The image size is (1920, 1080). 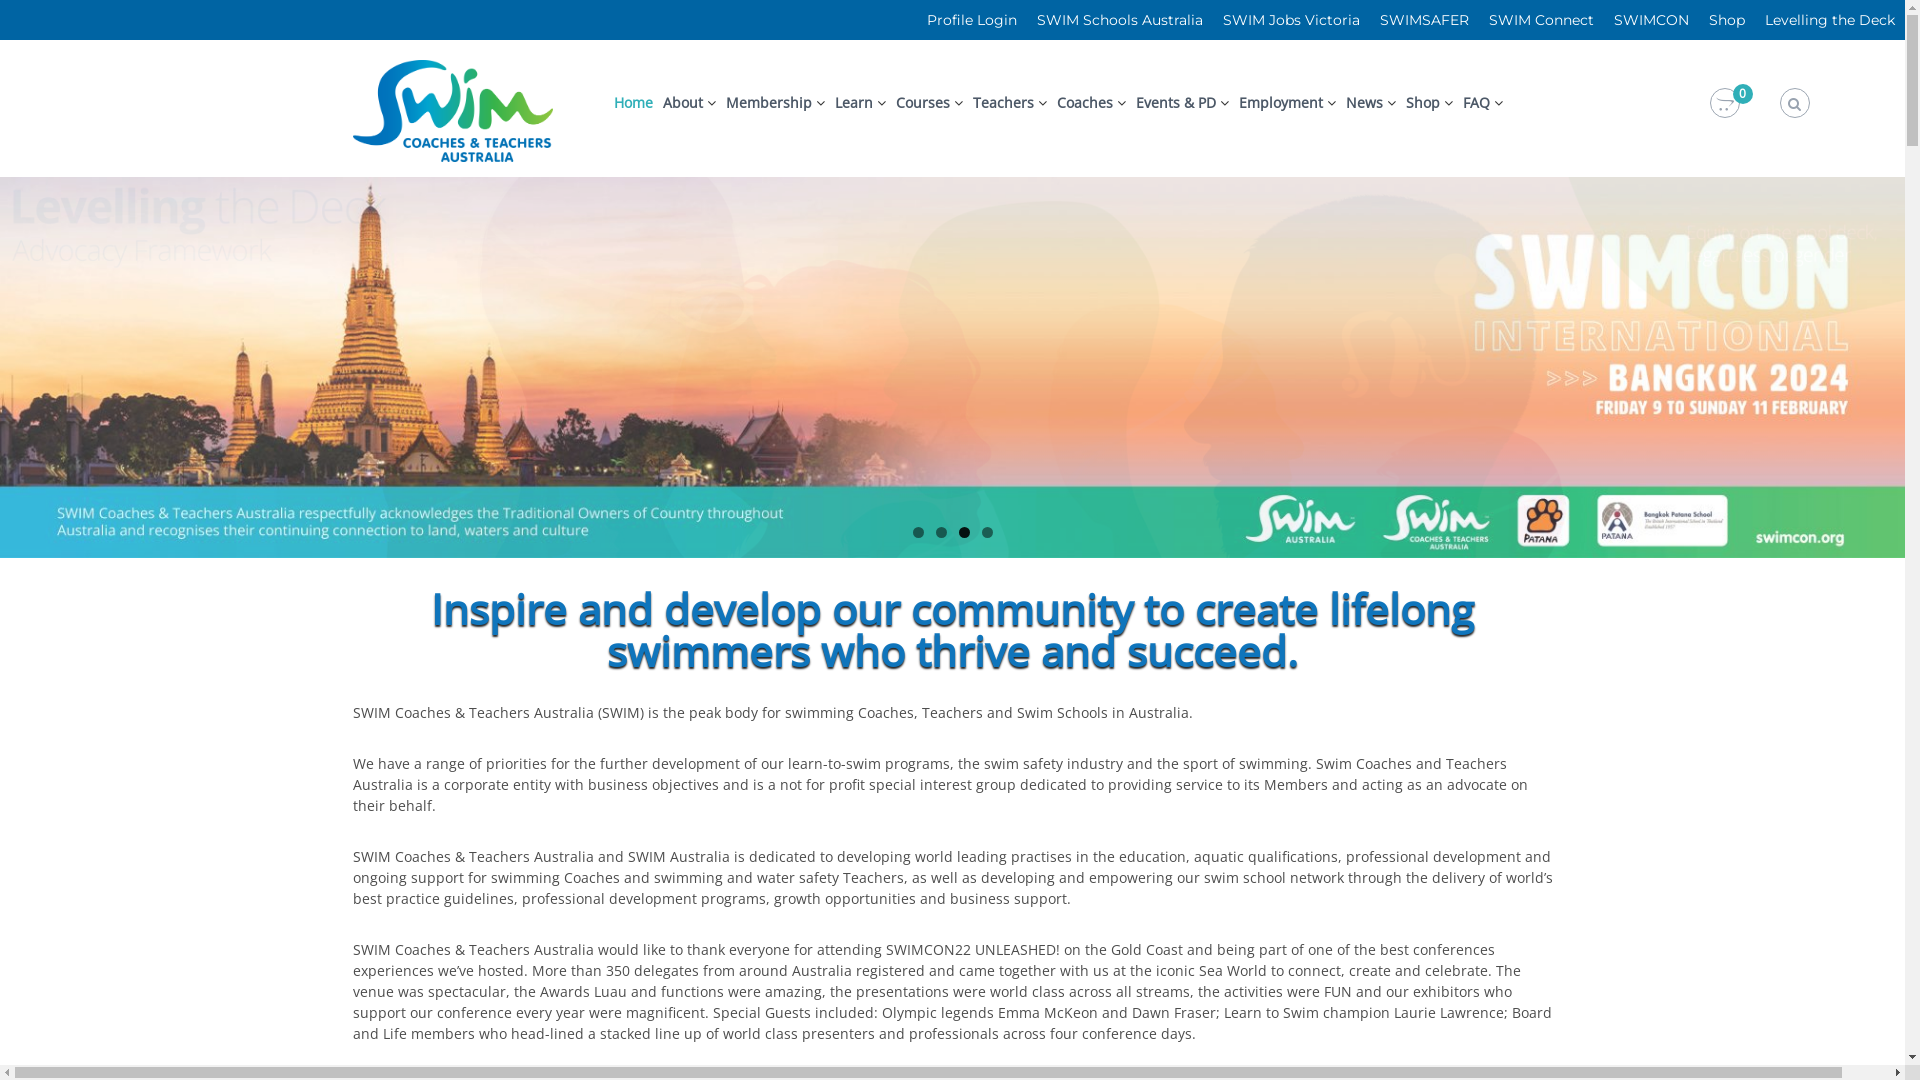 I want to click on 'Home', so click(x=632, y=102).